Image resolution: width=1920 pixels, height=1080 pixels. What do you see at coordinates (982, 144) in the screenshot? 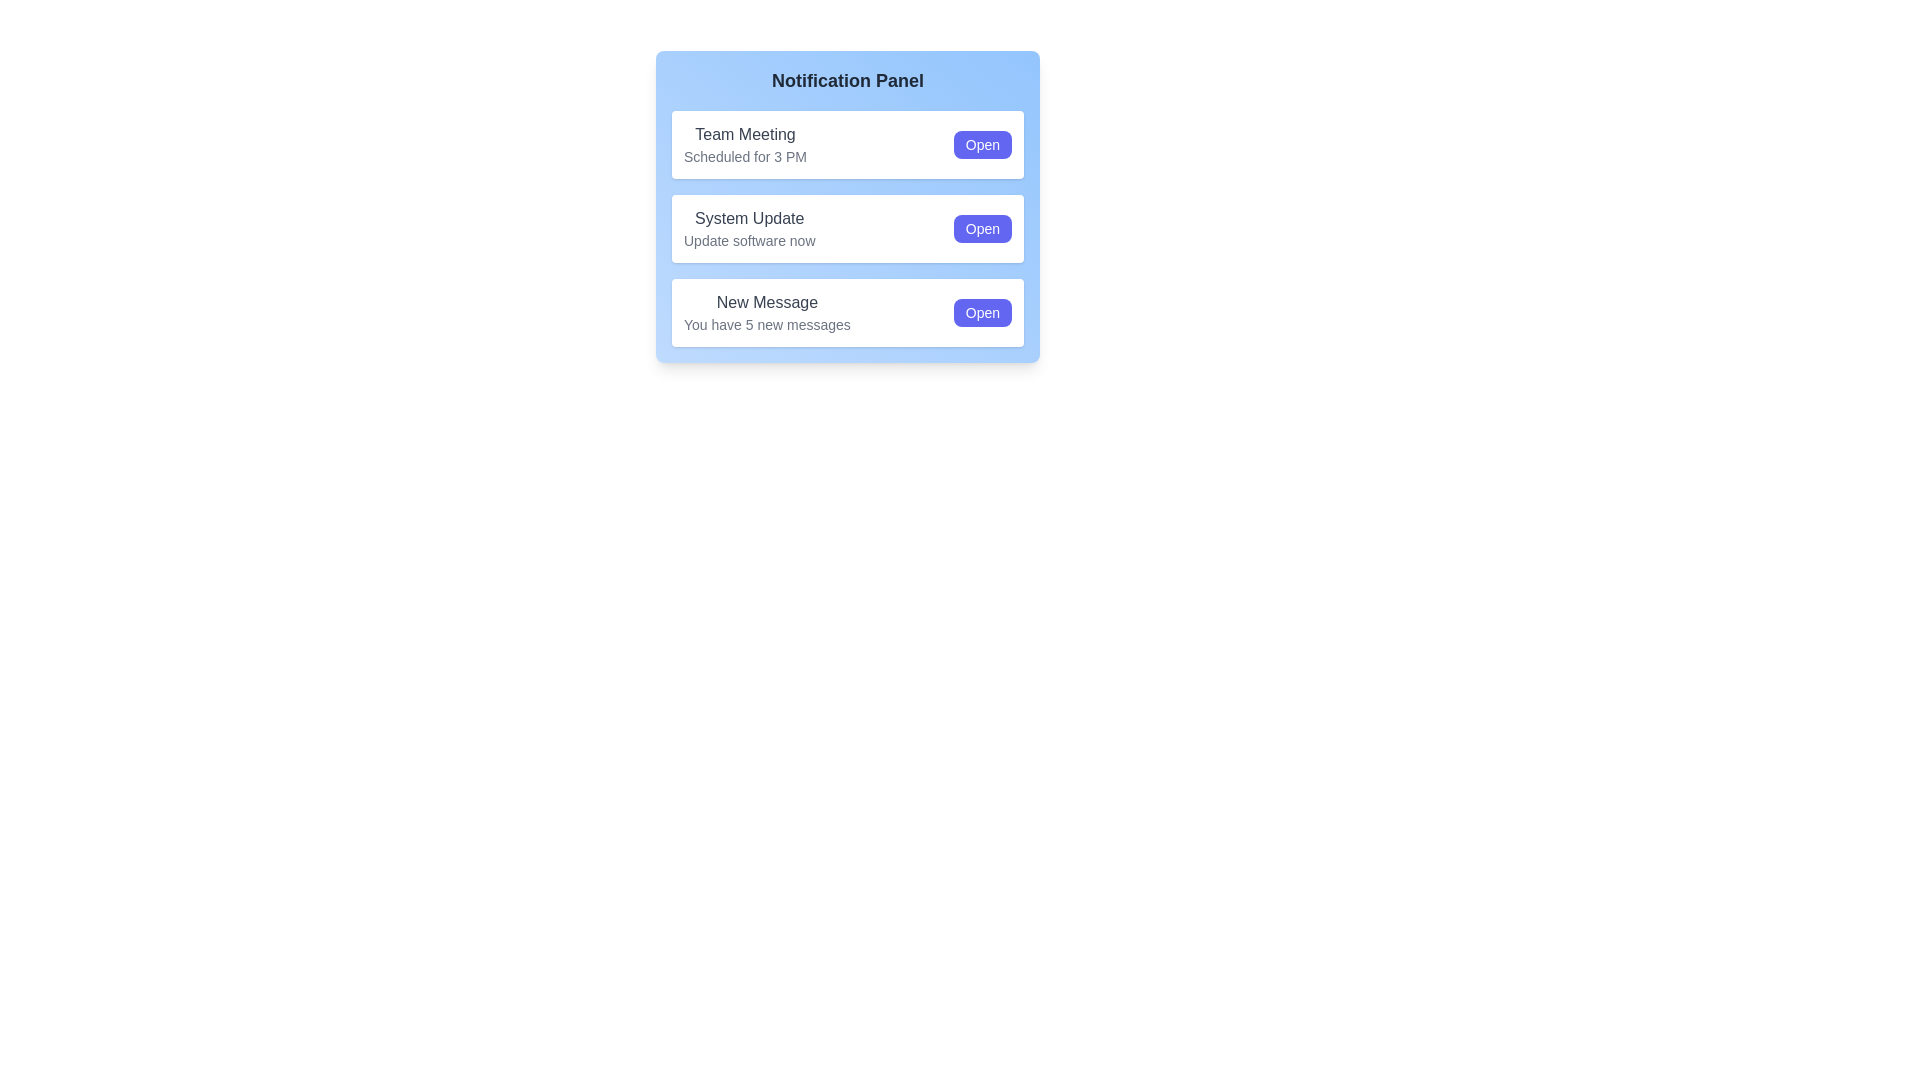
I see `'Open' button for the notification with the title Team Meeting` at bounding box center [982, 144].